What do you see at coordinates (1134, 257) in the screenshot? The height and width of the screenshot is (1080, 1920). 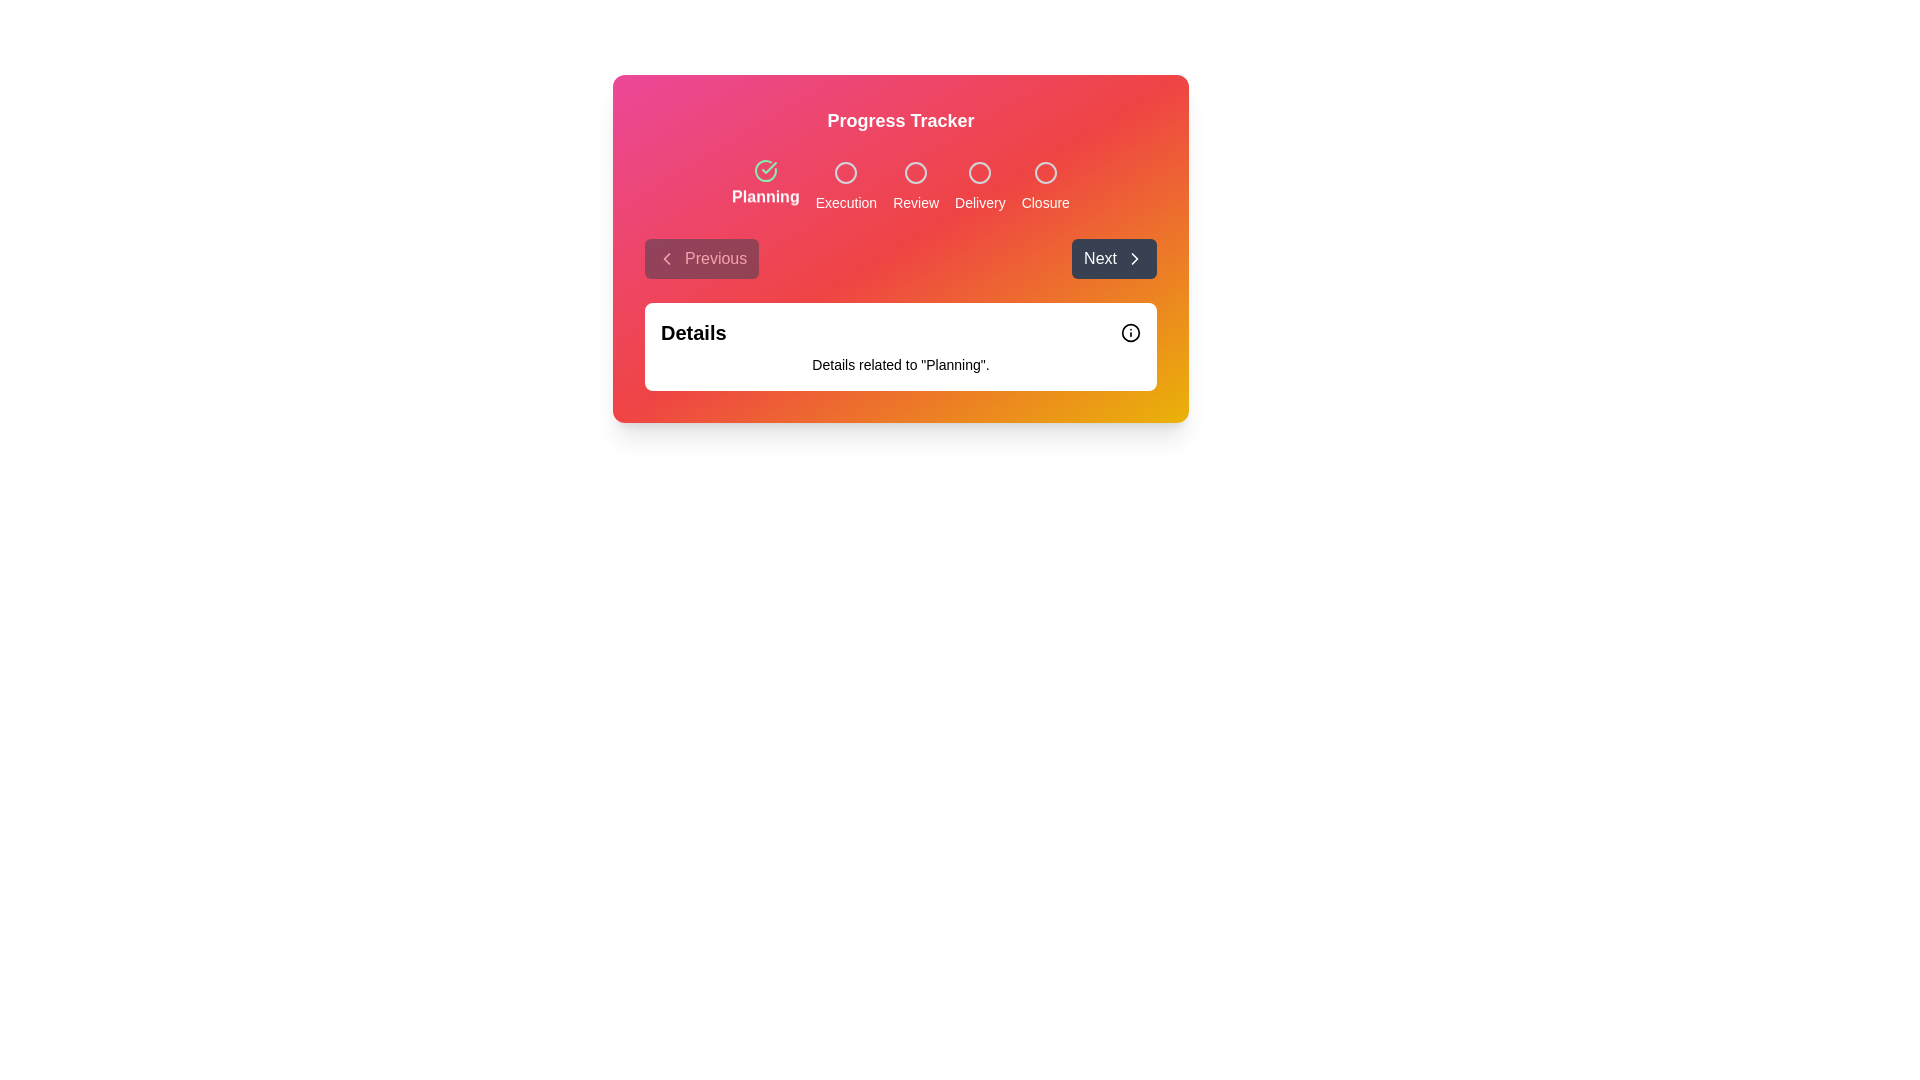 I see `the chevron icon on the 'Next' button that signifies moving to the next step in the UI, located towards the right of the central section of the card interface` at bounding box center [1134, 257].